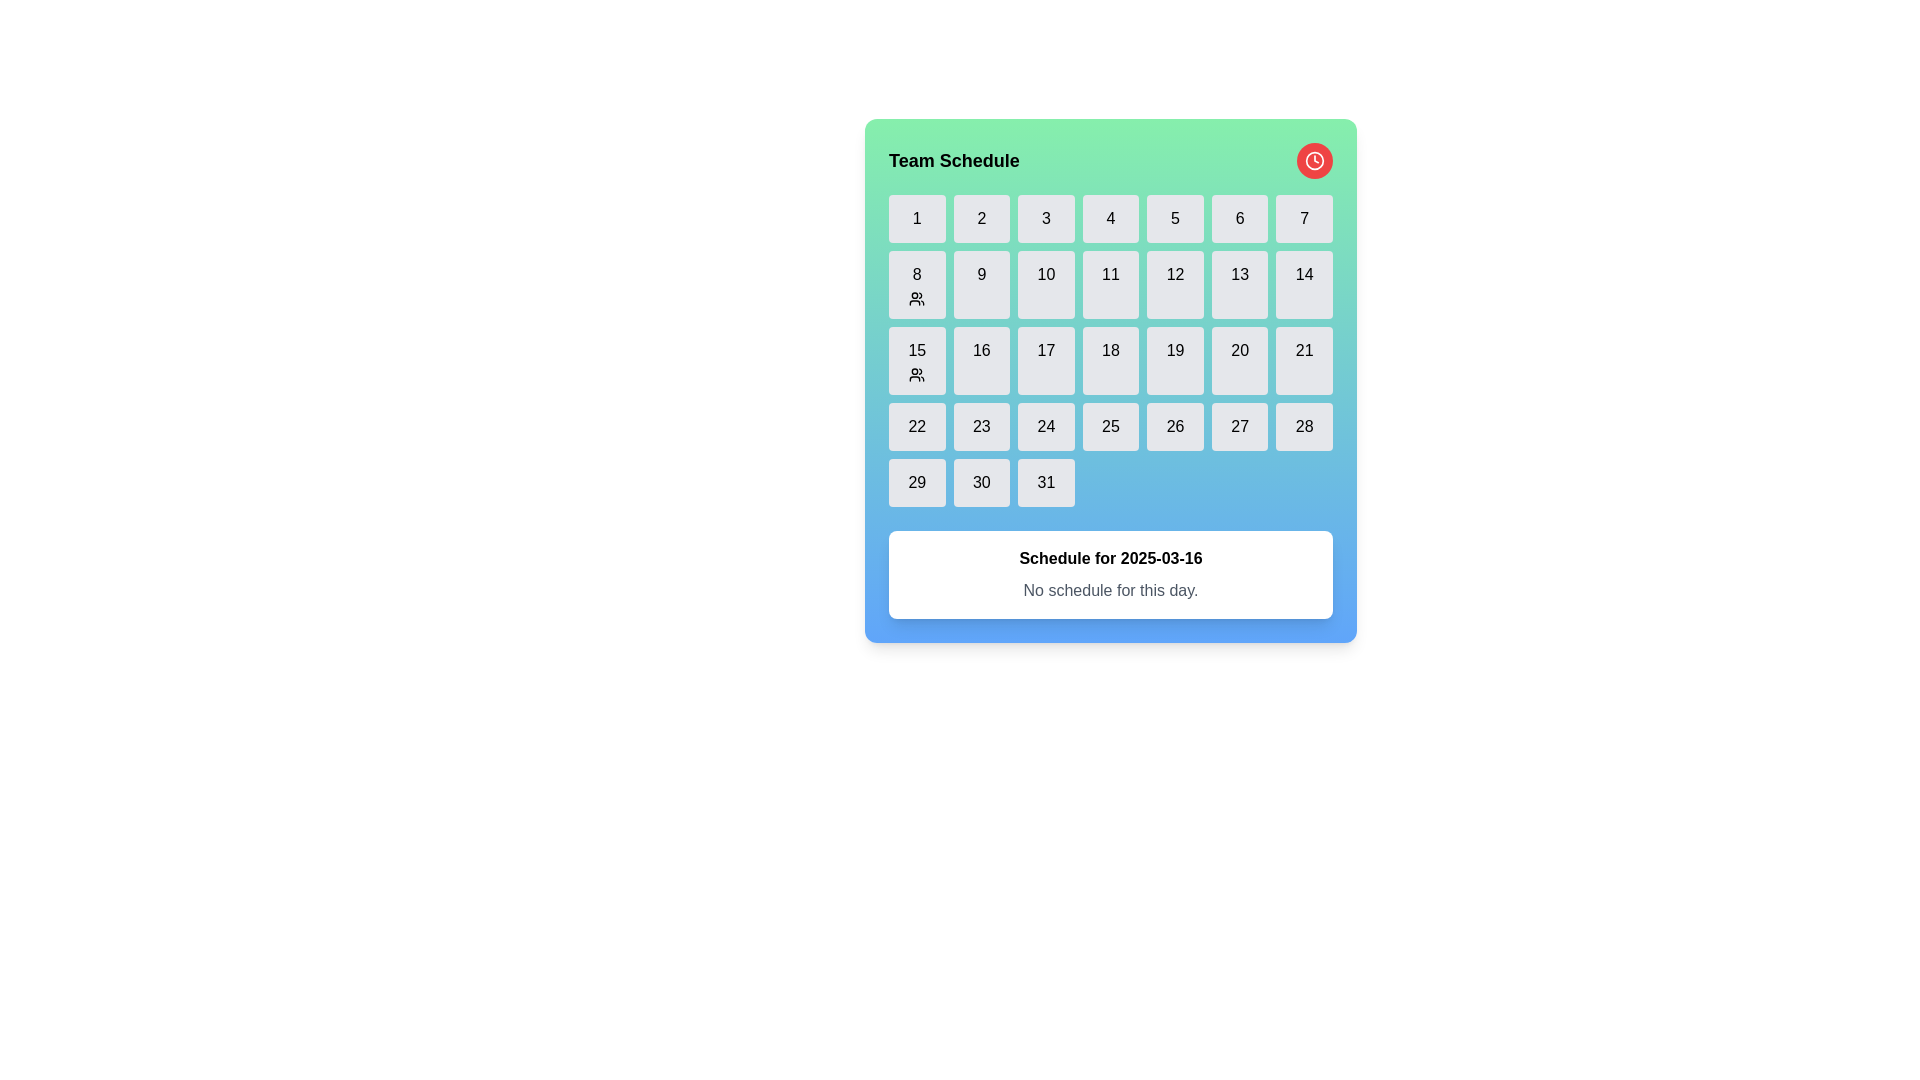 The height and width of the screenshot is (1080, 1920). I want to click on the button representing the date '10' in the calendar interface, so click(1045, 285).